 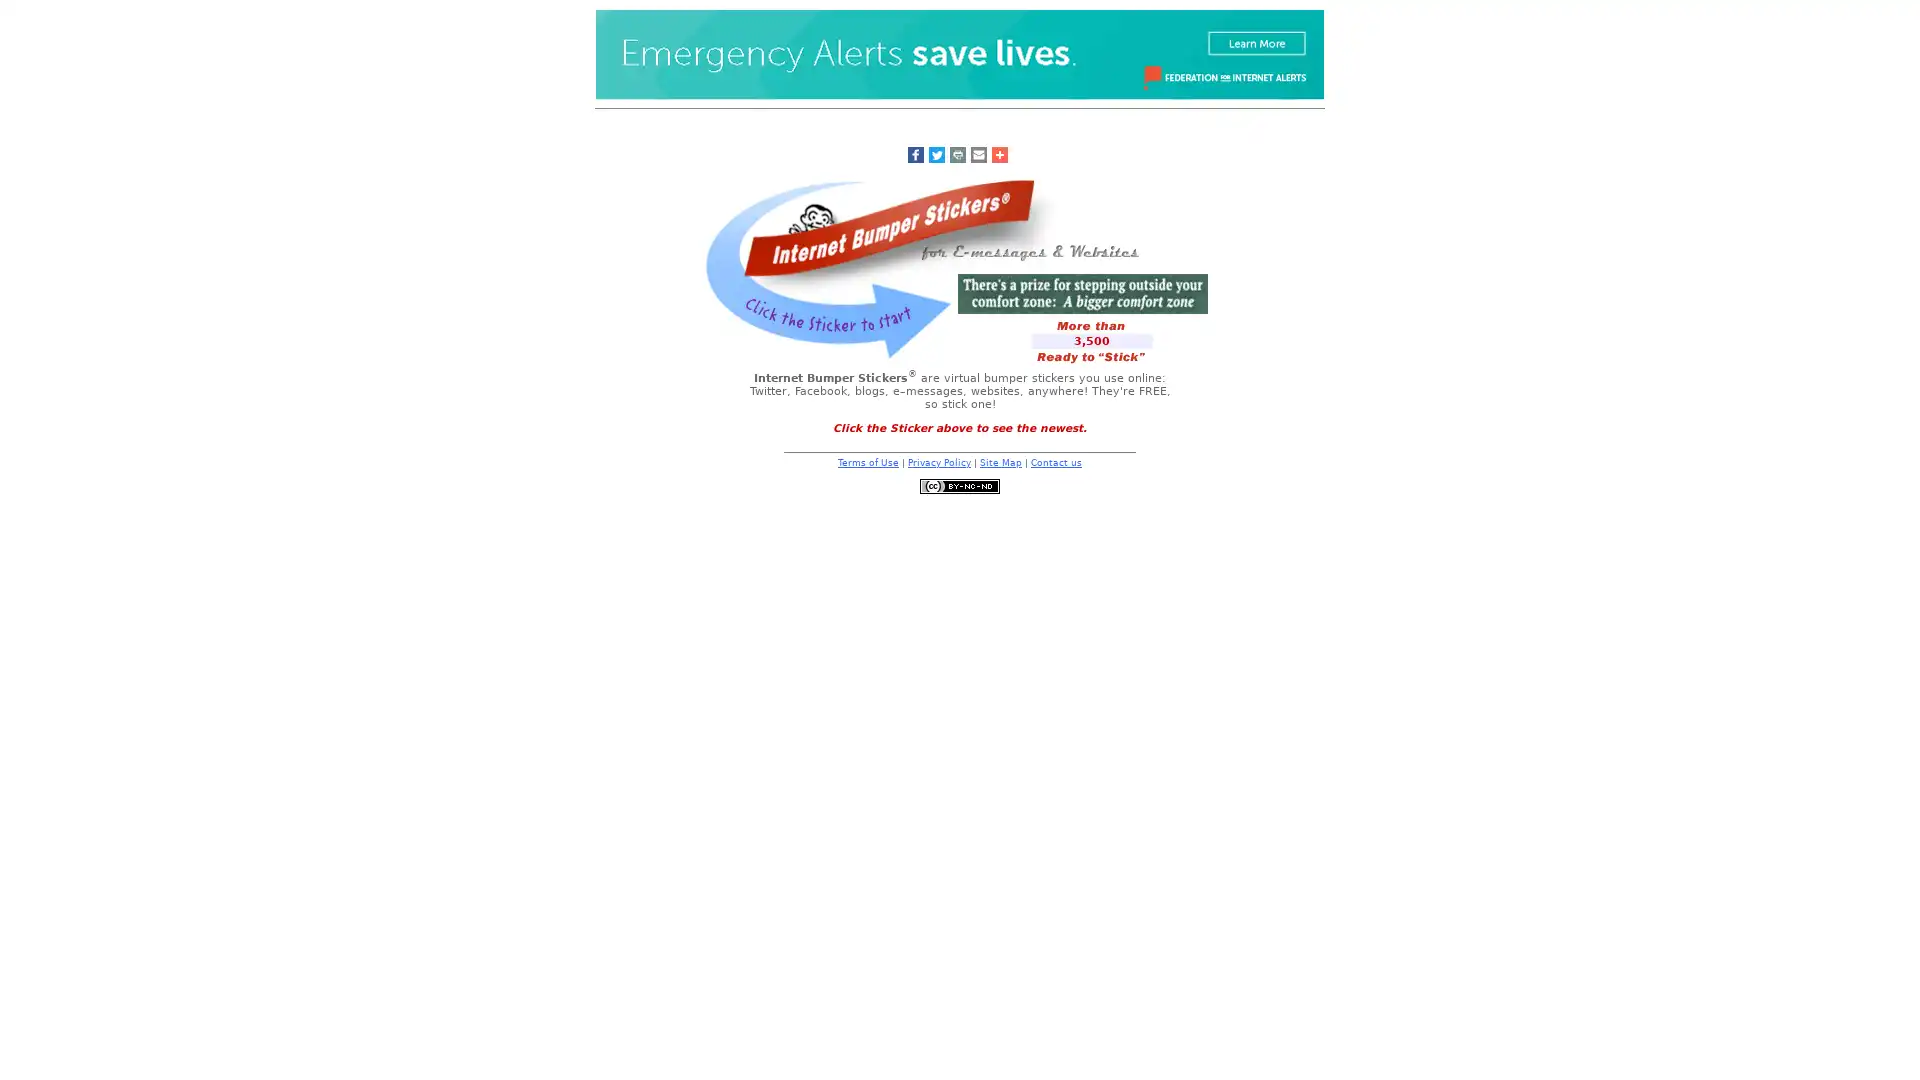 I want to click on Share to More, so click(x=998, y=153).